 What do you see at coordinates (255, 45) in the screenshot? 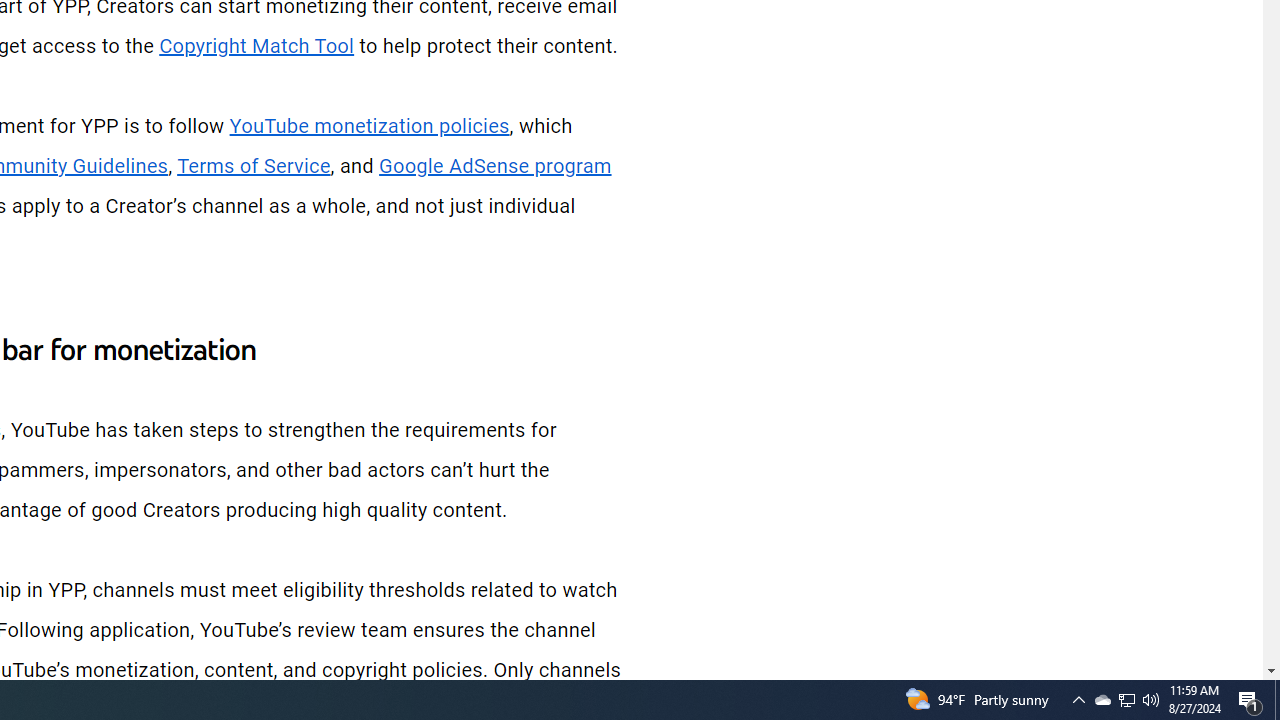
I see `'Copyright Match Tool'` at bounding box center [255, 45].